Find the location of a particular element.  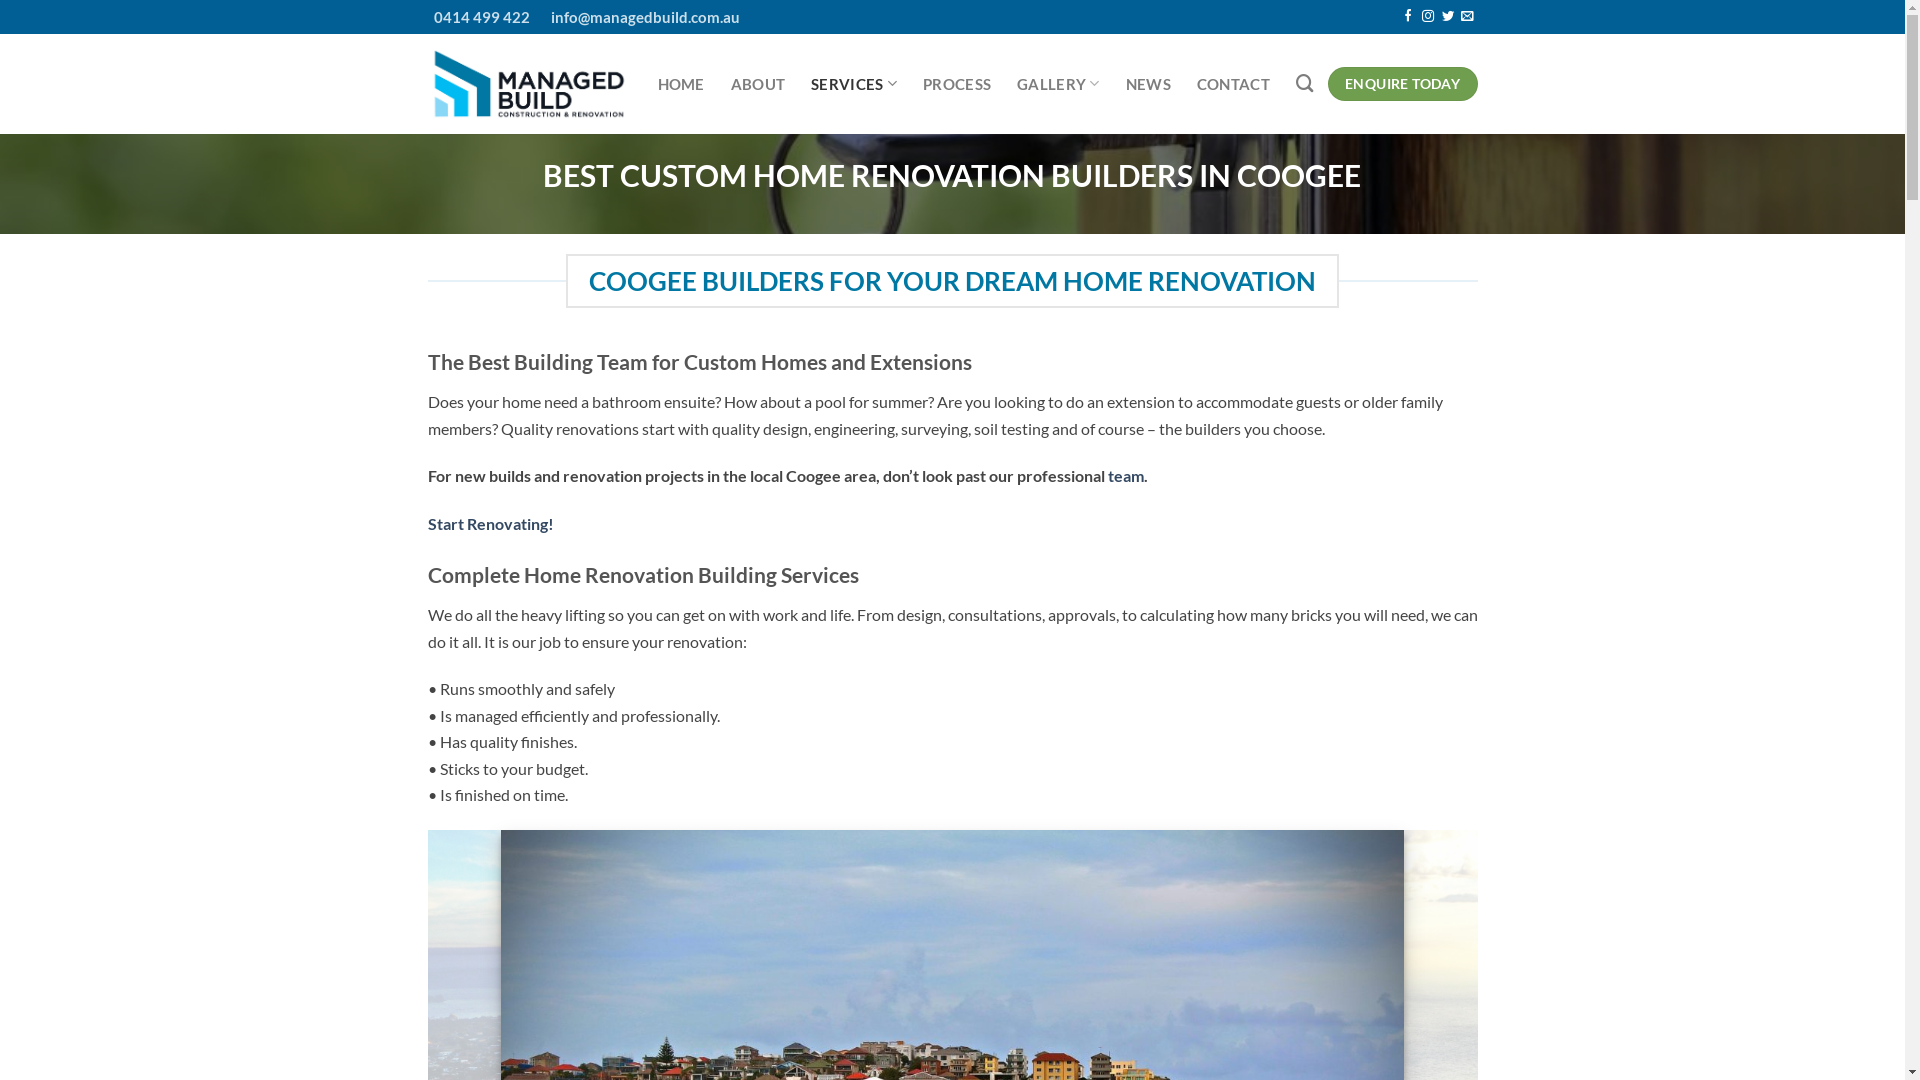

'Start Renovating!' is located at coordinates (490, 523).